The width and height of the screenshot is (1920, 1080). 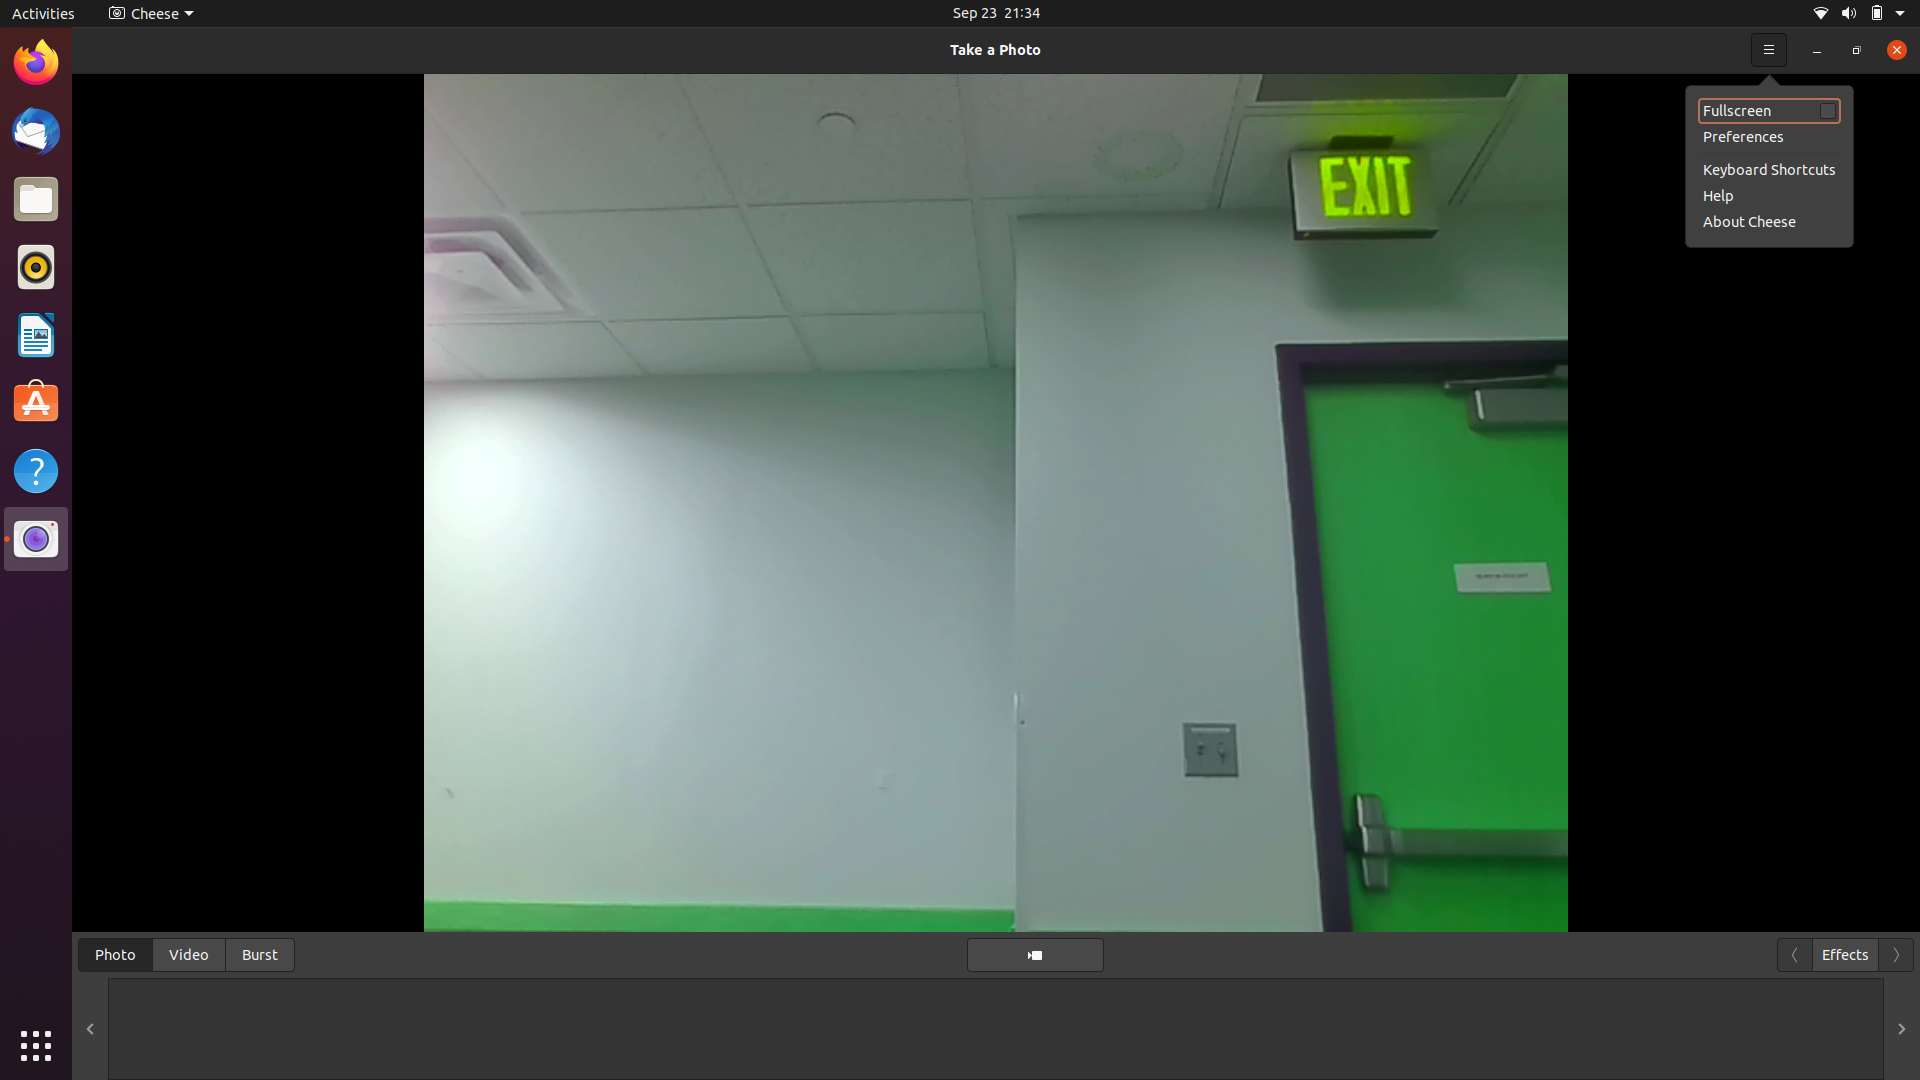 What do you see at coordinates (1890, 48) in the screenshot?
I see `Terminate the camera application` at bounding box center [1890, 48].